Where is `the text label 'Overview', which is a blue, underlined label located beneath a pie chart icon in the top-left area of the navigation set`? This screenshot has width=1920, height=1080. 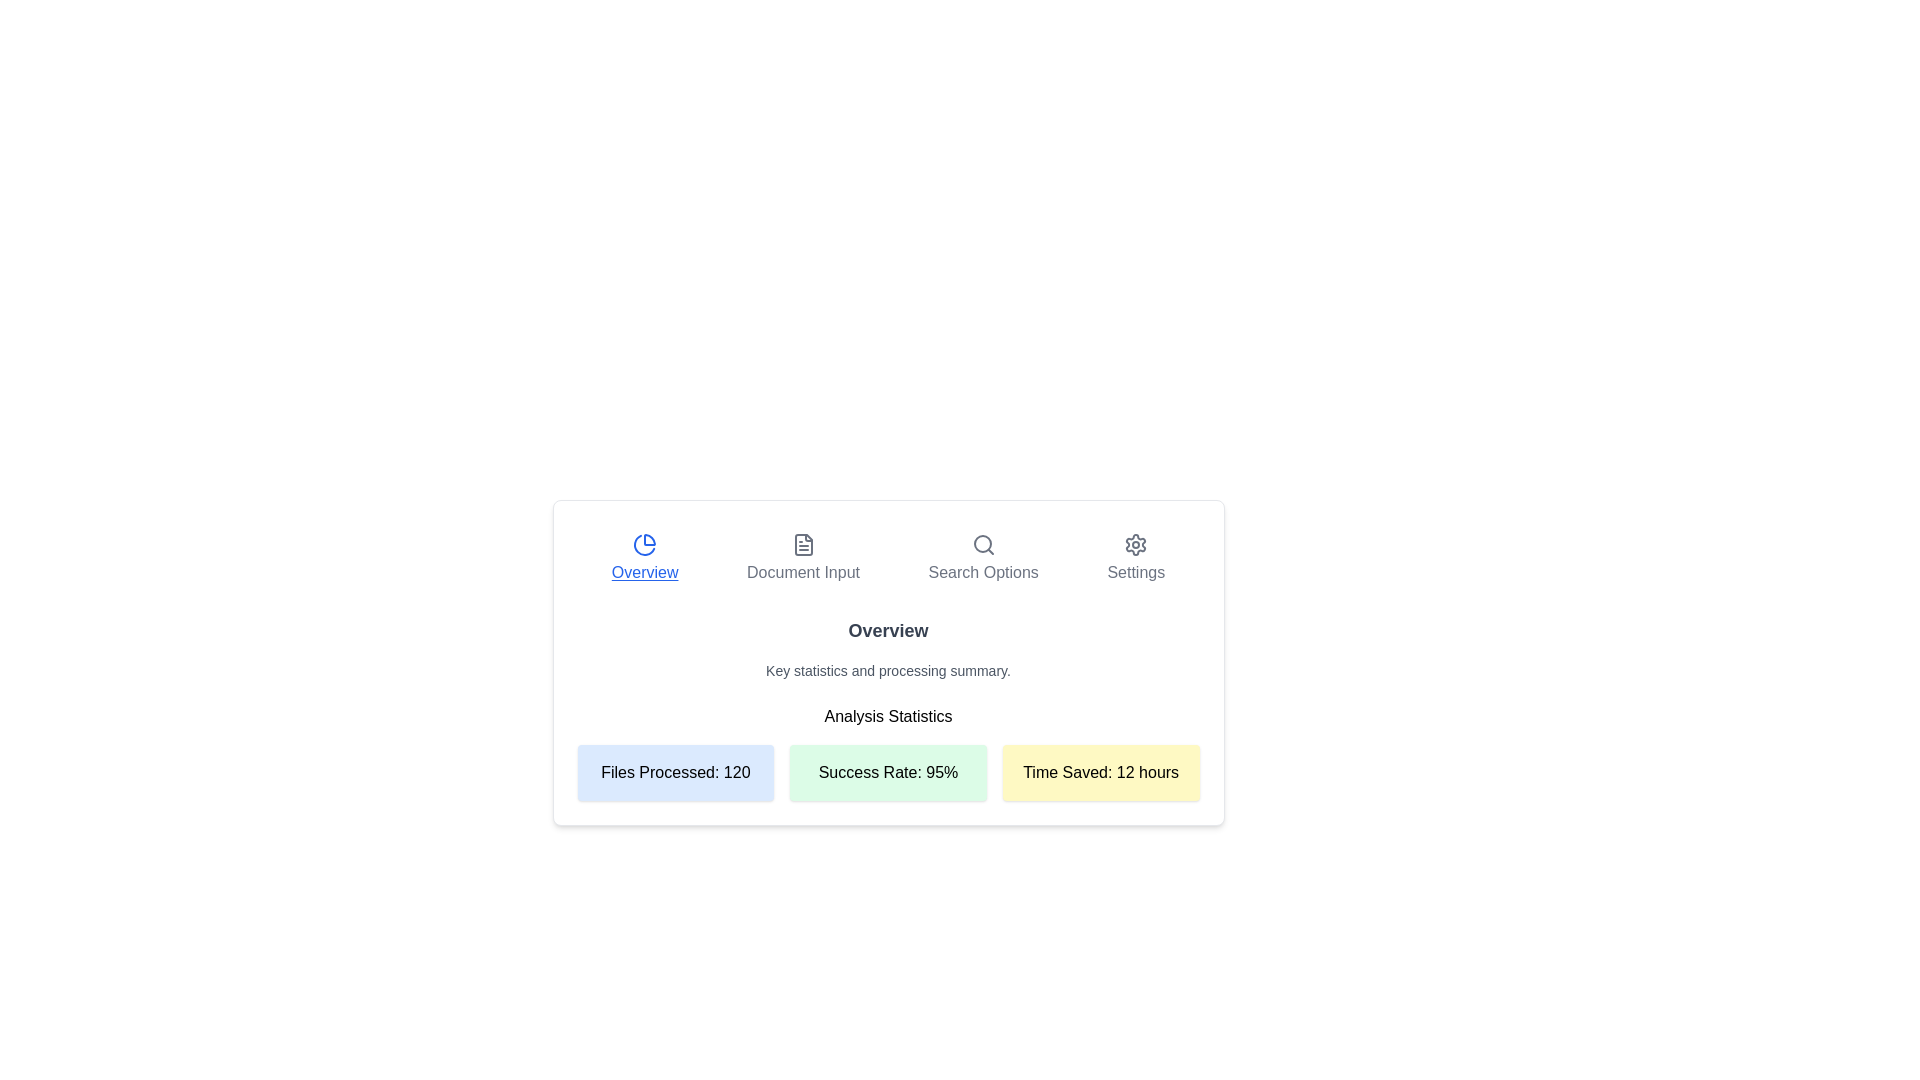
the text label 'Overview', which is a blue, underlined label located beneath a pie chart icon in the top-left area of the navigation set is located at coordinates (645, 573).